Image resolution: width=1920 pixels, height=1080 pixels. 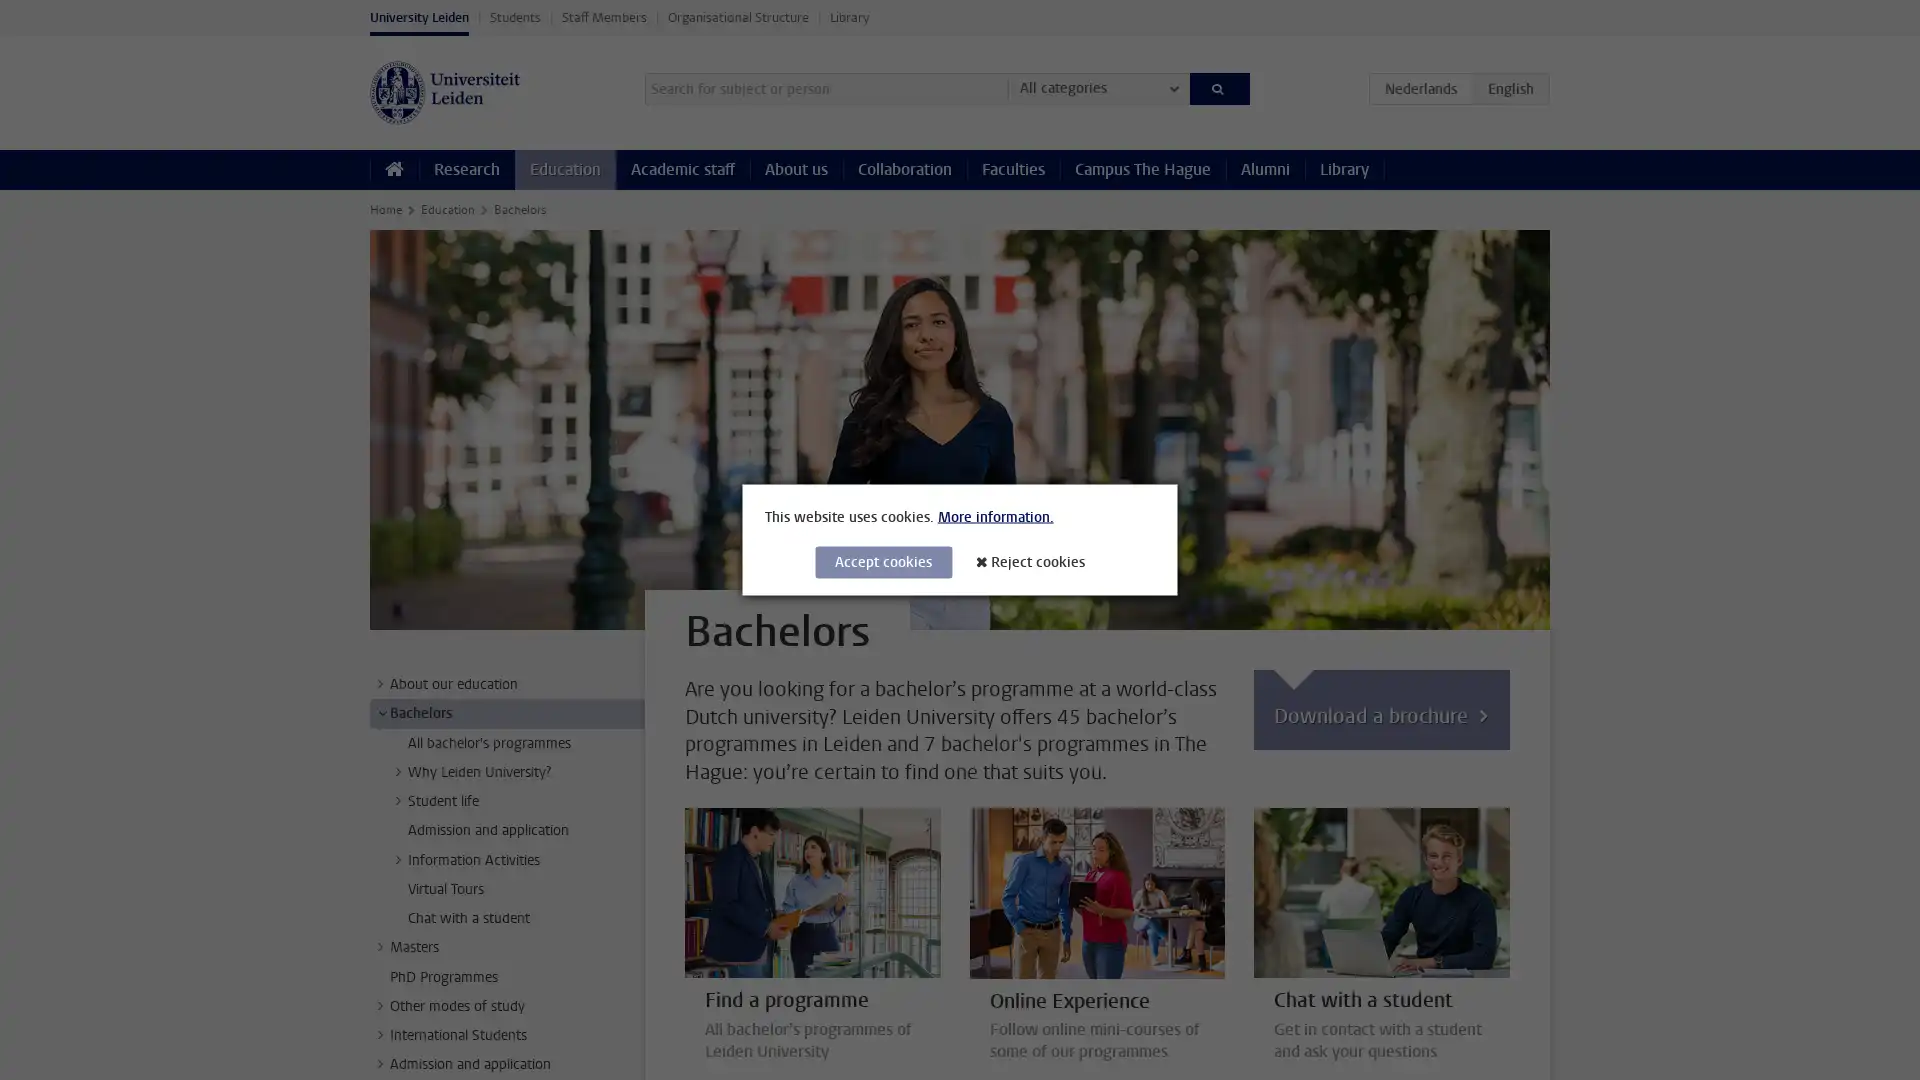 What do you see at coordinates (1037, 561) in the screenshot?
I see `Reject cookies` at bounding box center [1037, 561].